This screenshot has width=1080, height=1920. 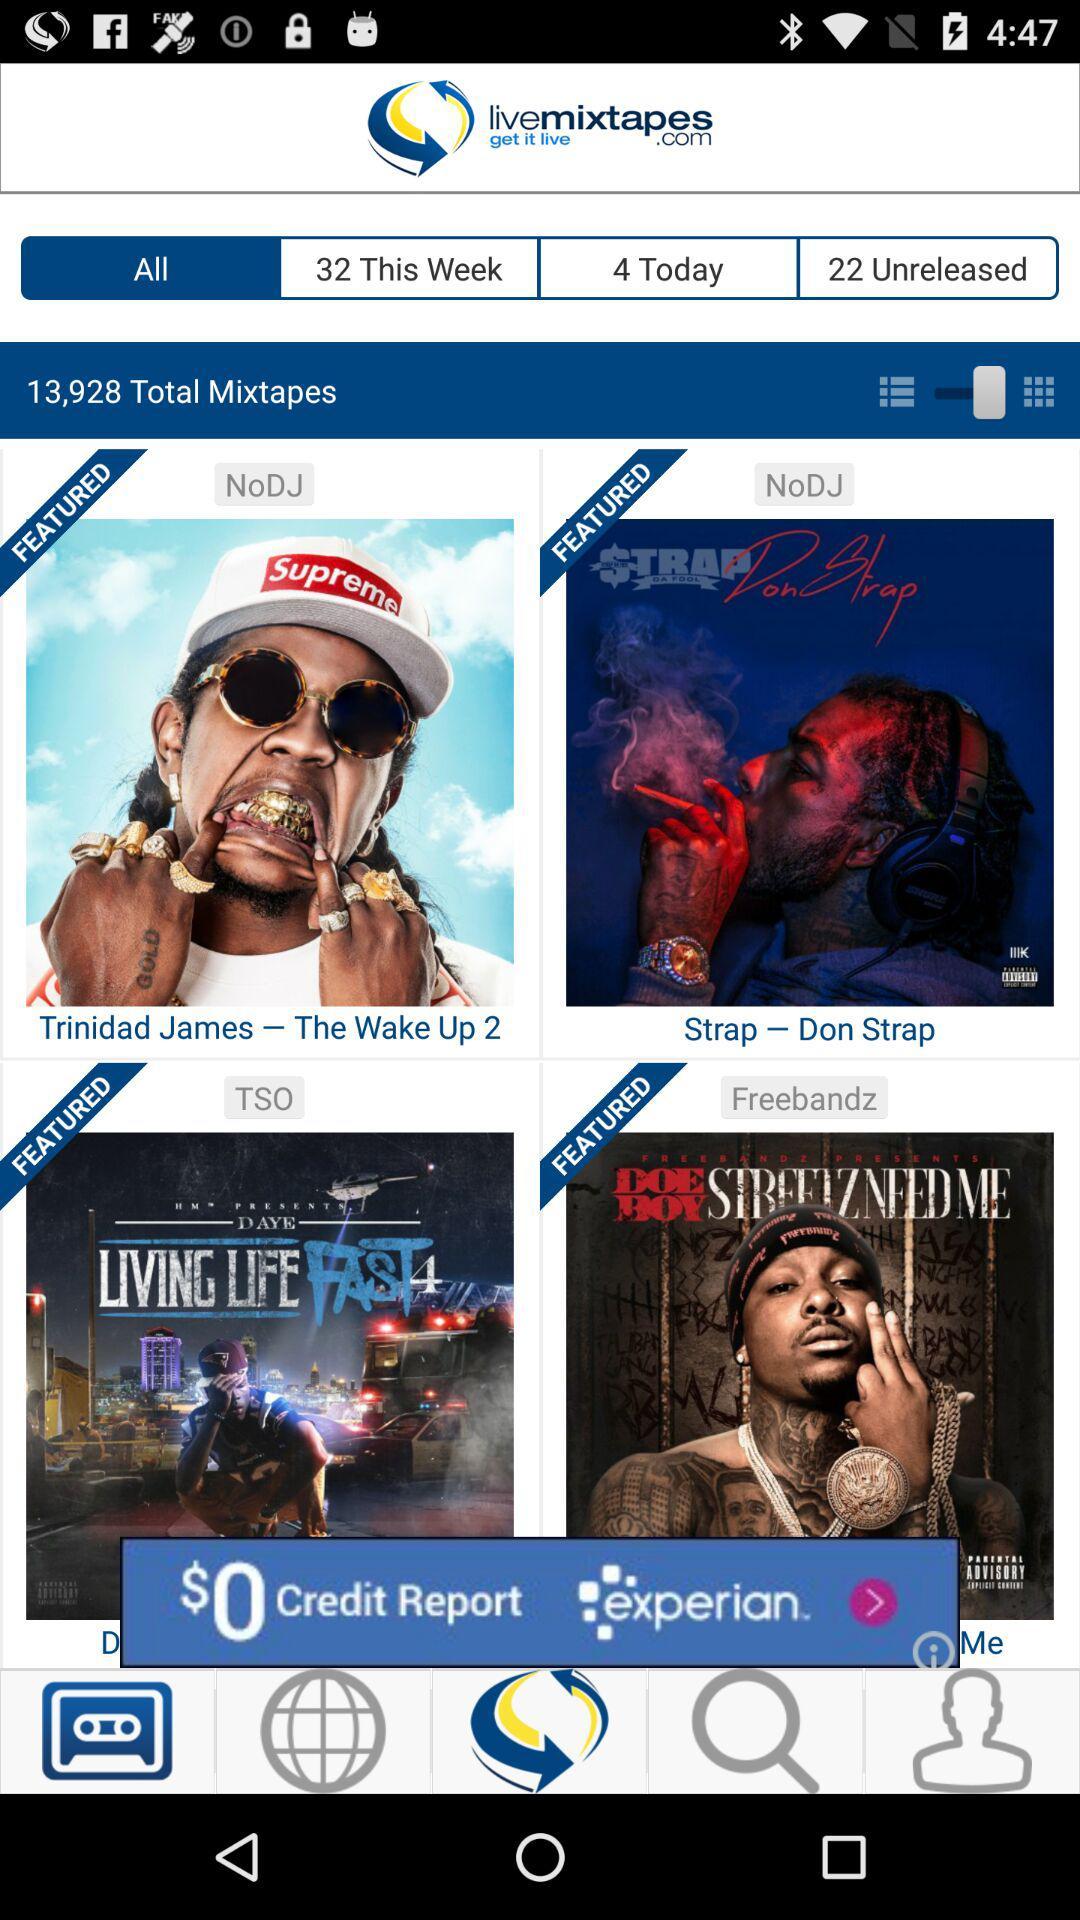 I want to click on the icon next to the 32 this week app, so click(x=149, y=267).